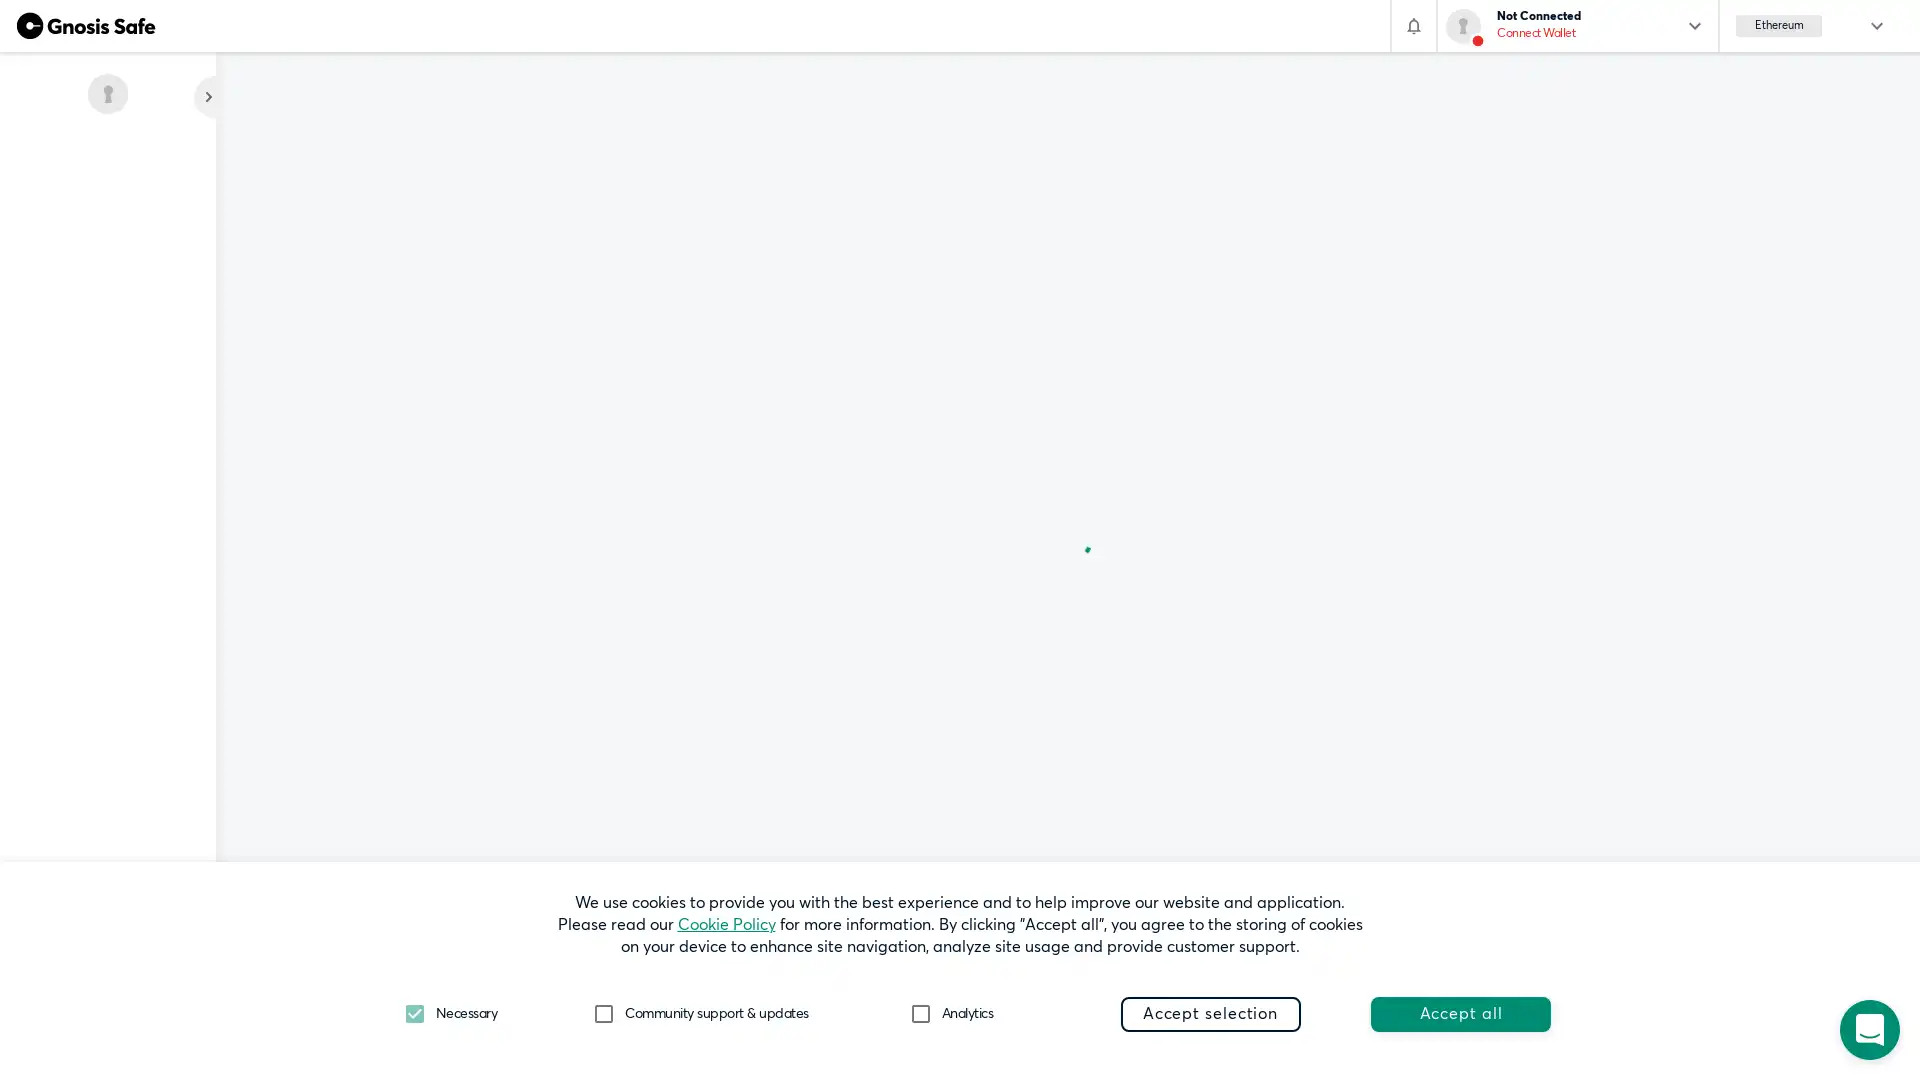 The height and width of the screenshot is (1080, 1920). What do you see at coordinates (384, 483) in the screenshot?
I see `+ Create new Safe` at bounding box center [384, 483].